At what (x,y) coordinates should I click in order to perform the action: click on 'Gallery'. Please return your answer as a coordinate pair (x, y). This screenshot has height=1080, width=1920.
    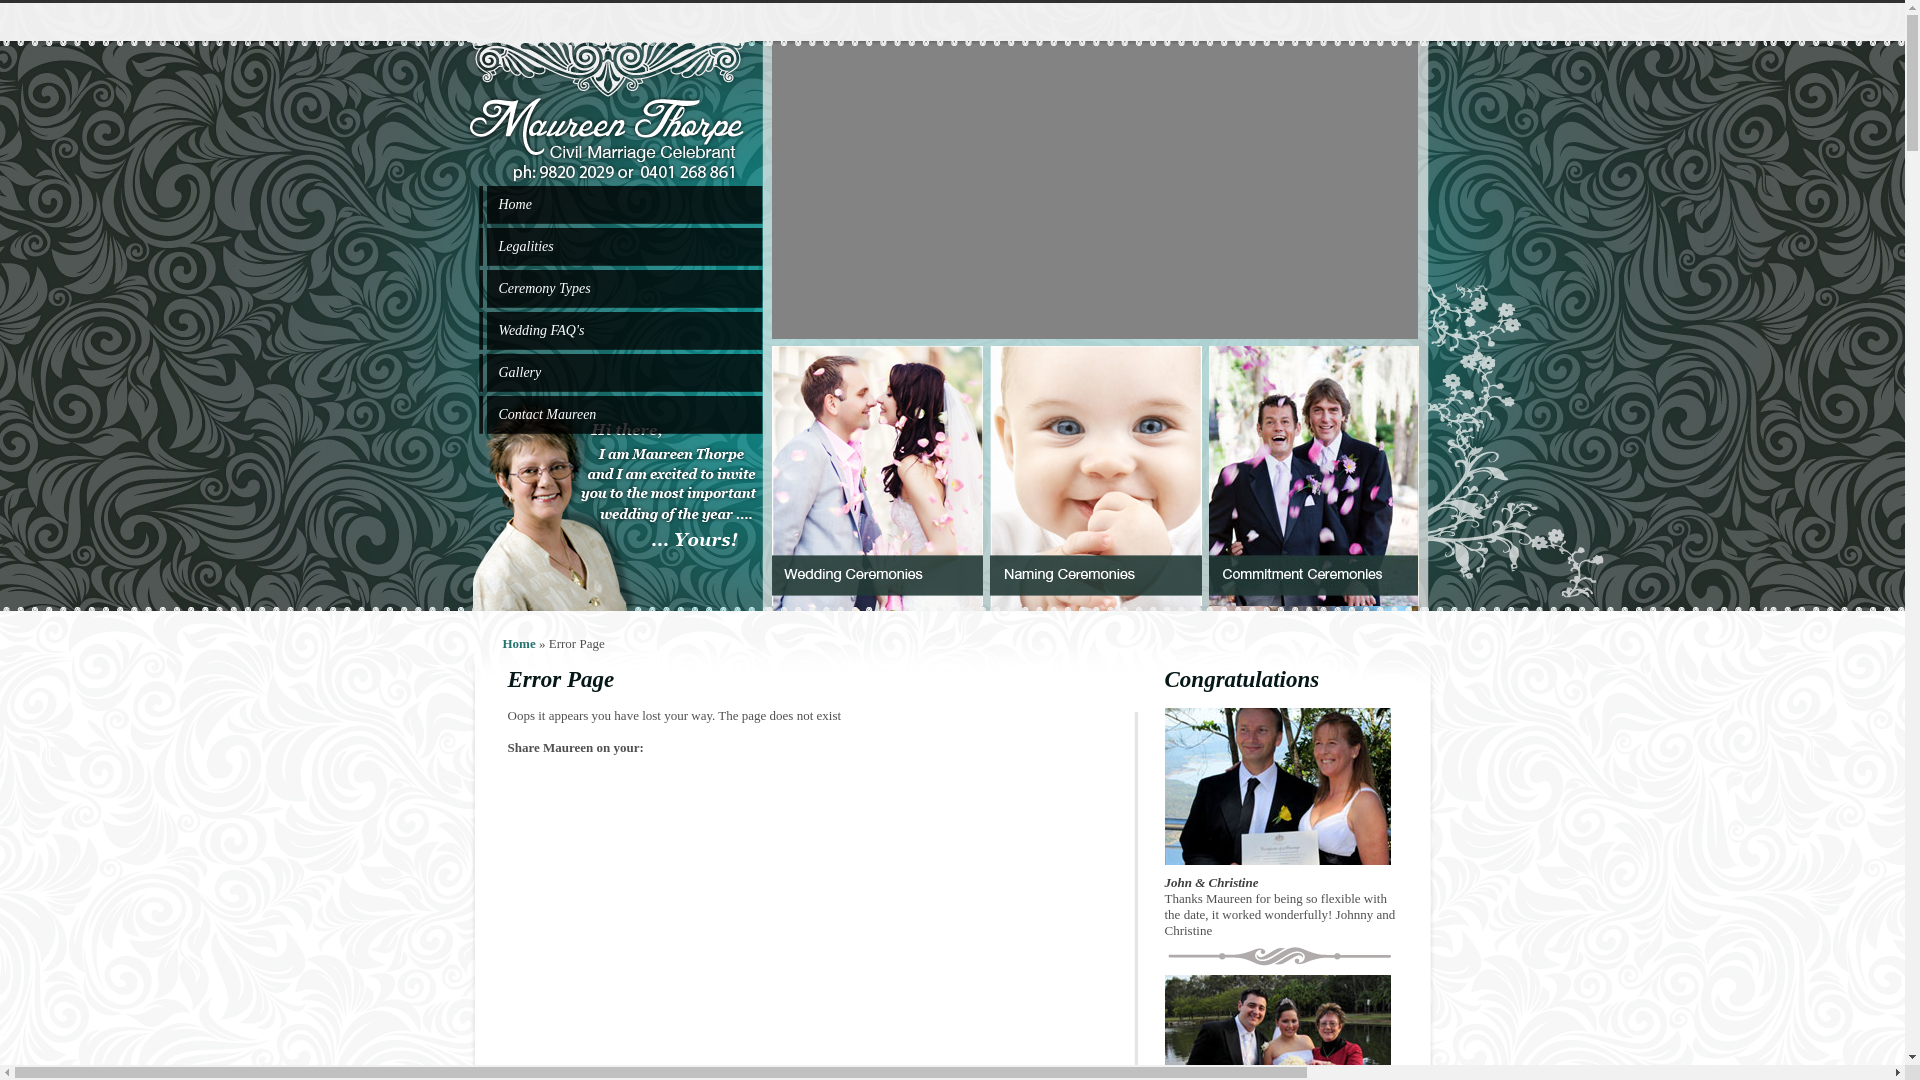
    Looking at the image, I should click on (498, 372).